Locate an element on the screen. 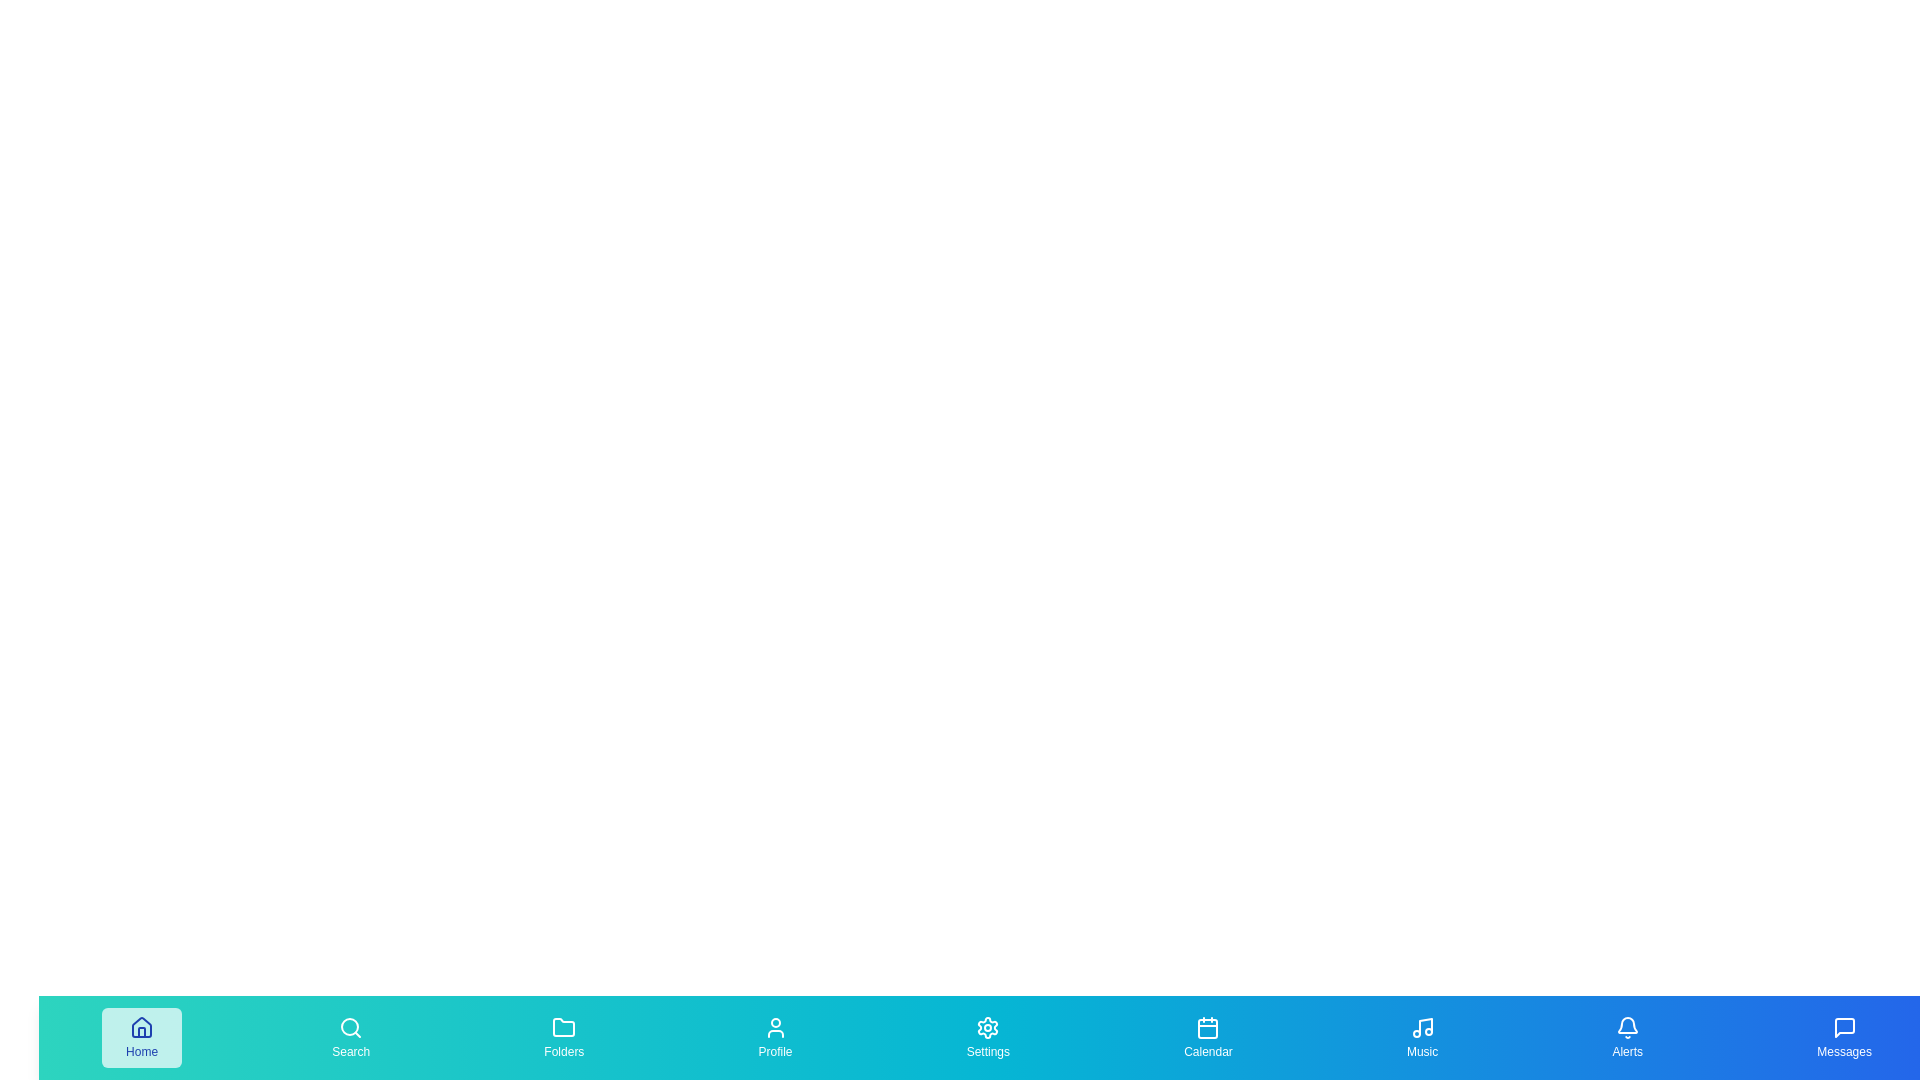  the 'Calendar' tab in the bottom navigation bar is located at coordinates (1207, 1036).